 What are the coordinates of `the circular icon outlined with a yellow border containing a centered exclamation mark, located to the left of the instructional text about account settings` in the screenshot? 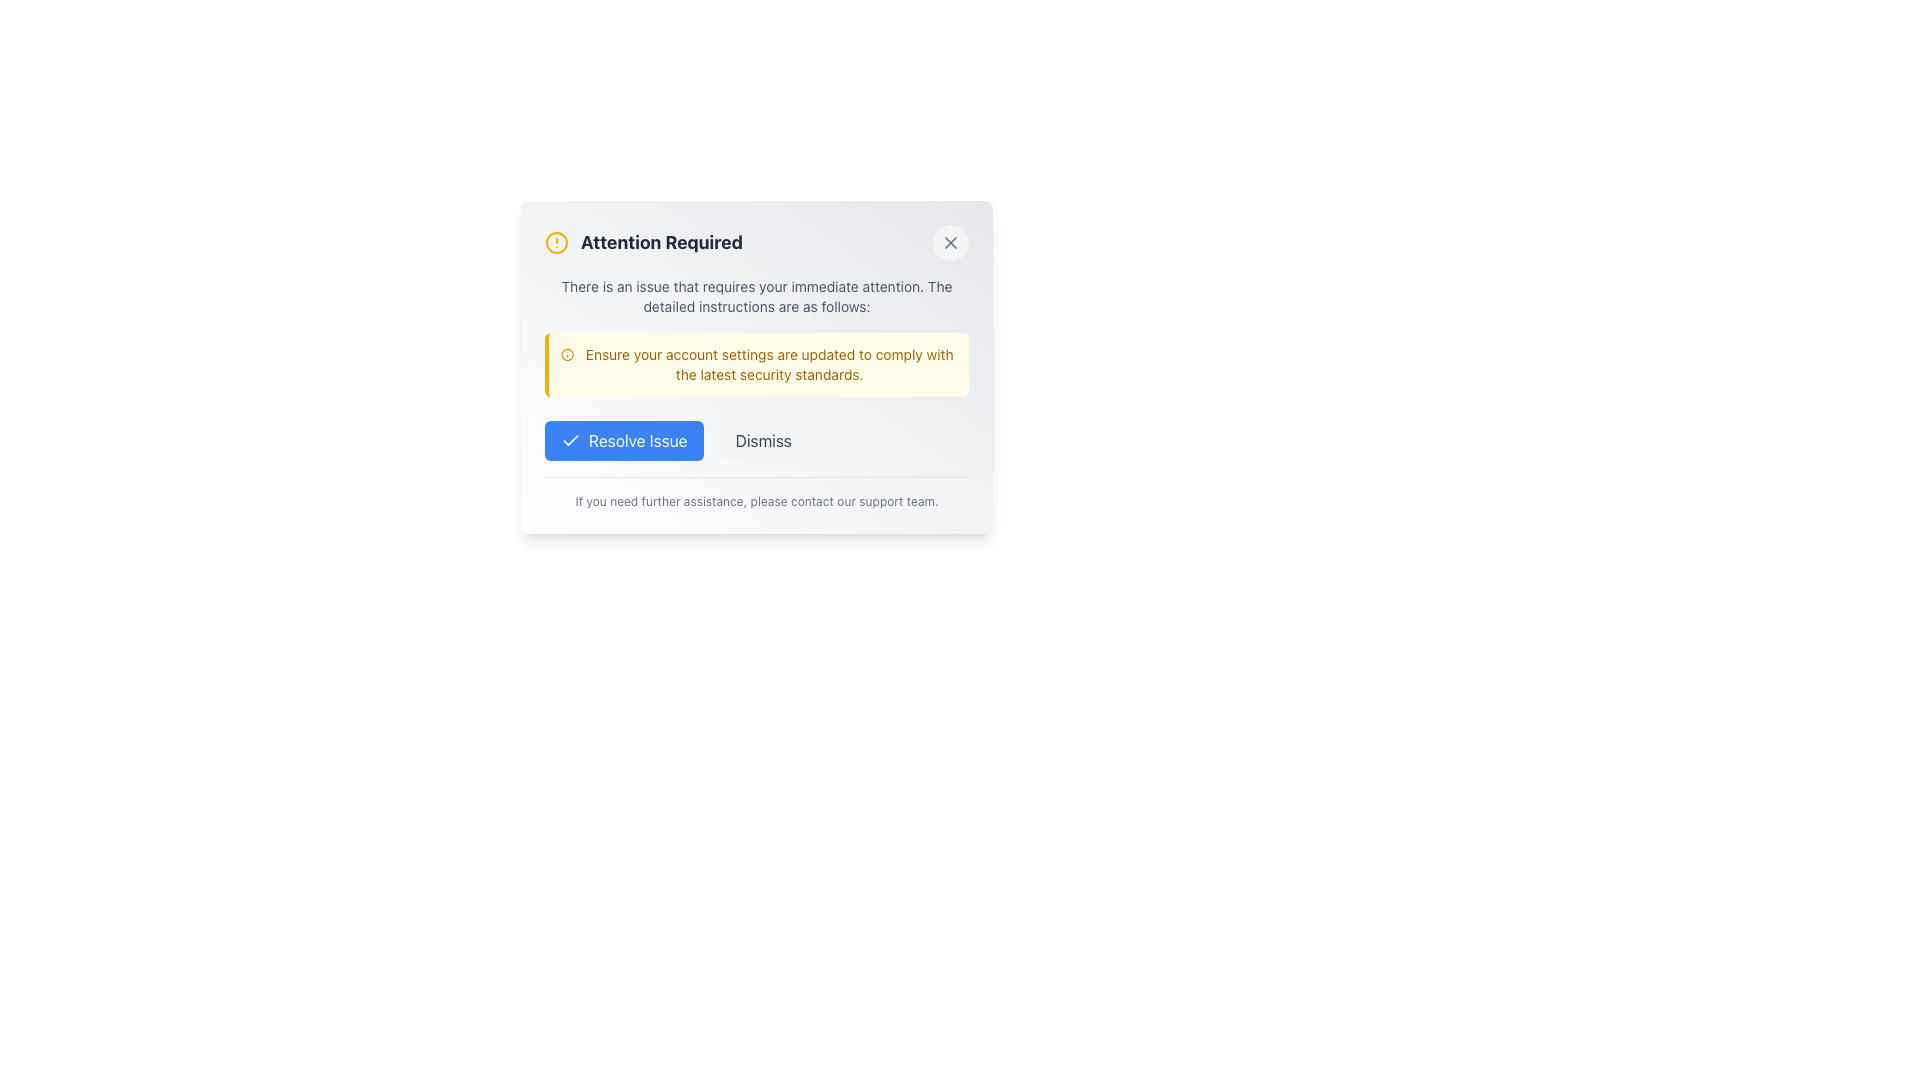 It's located at (566, 353).